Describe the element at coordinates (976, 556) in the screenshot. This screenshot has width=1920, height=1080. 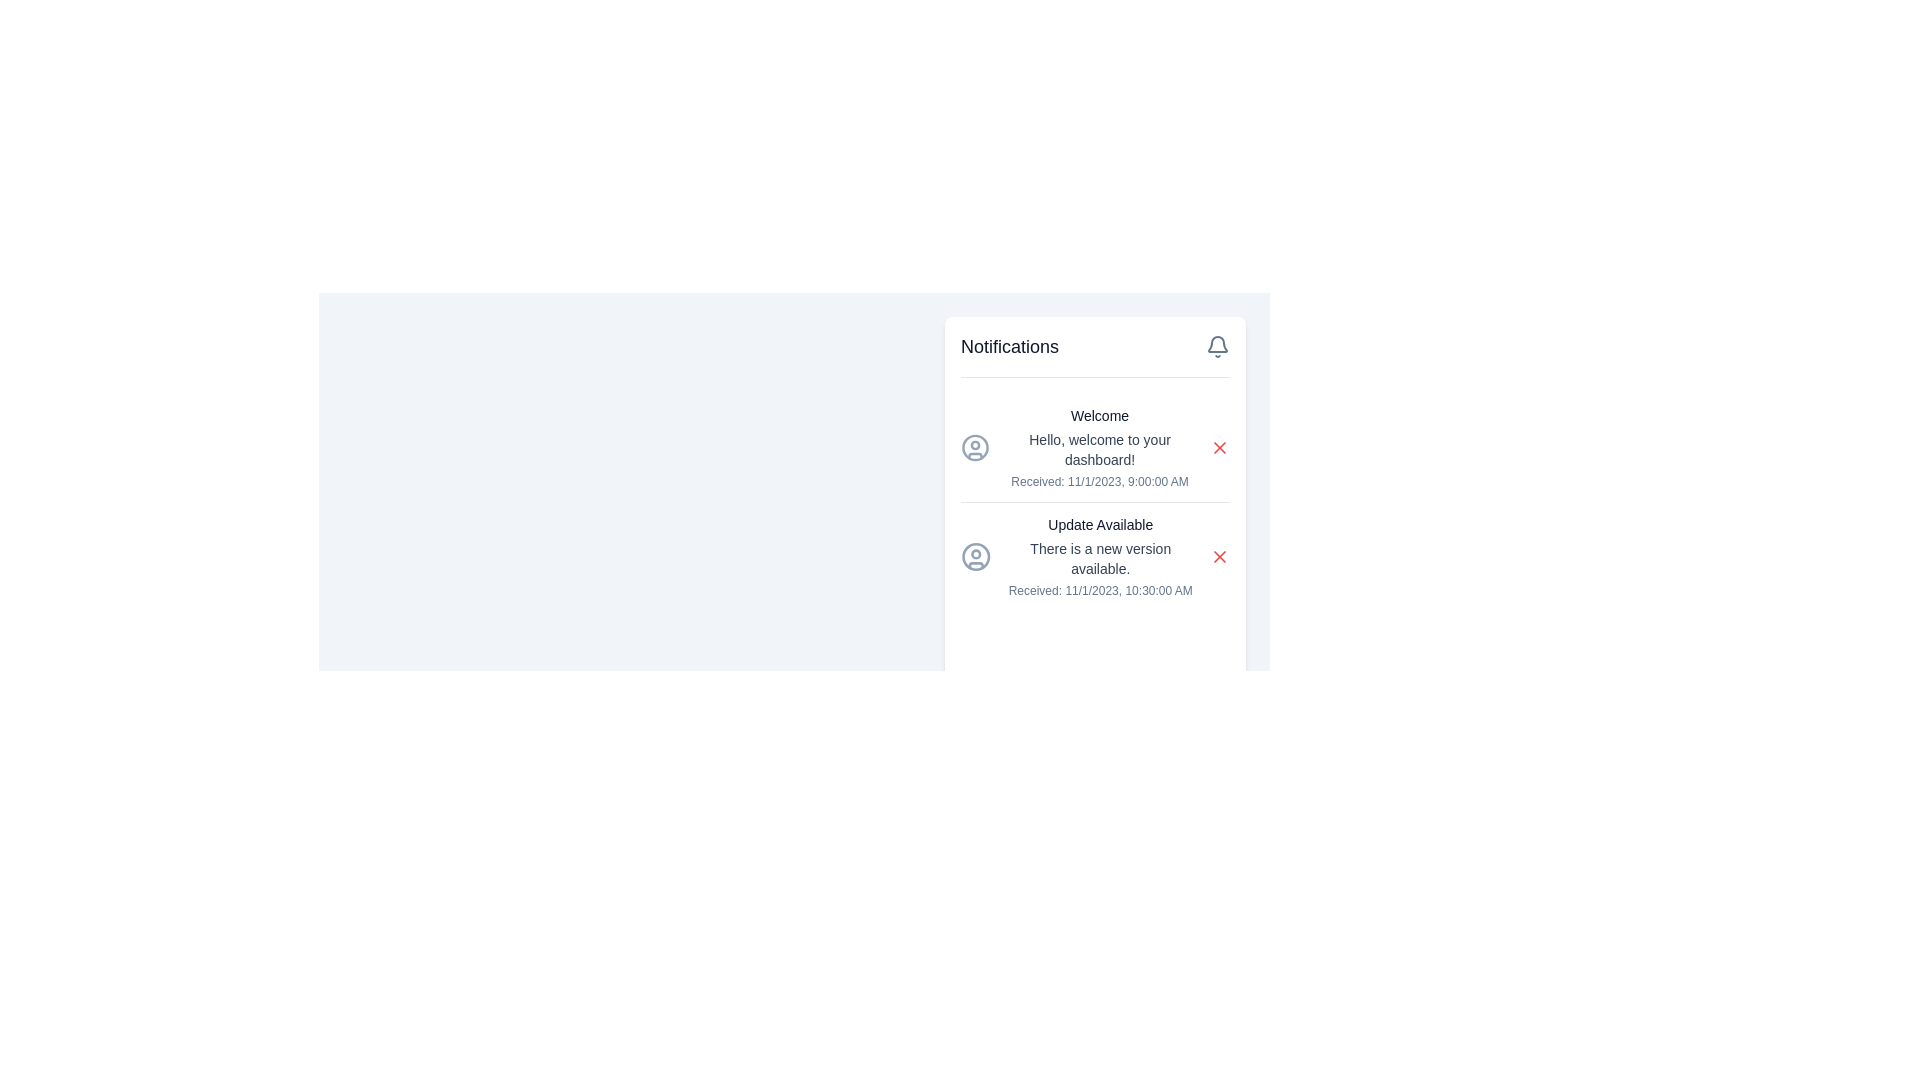
I see `the circular user profile icon styled in slate-gray, located to the left of the 'Update Available' notification` at that location.